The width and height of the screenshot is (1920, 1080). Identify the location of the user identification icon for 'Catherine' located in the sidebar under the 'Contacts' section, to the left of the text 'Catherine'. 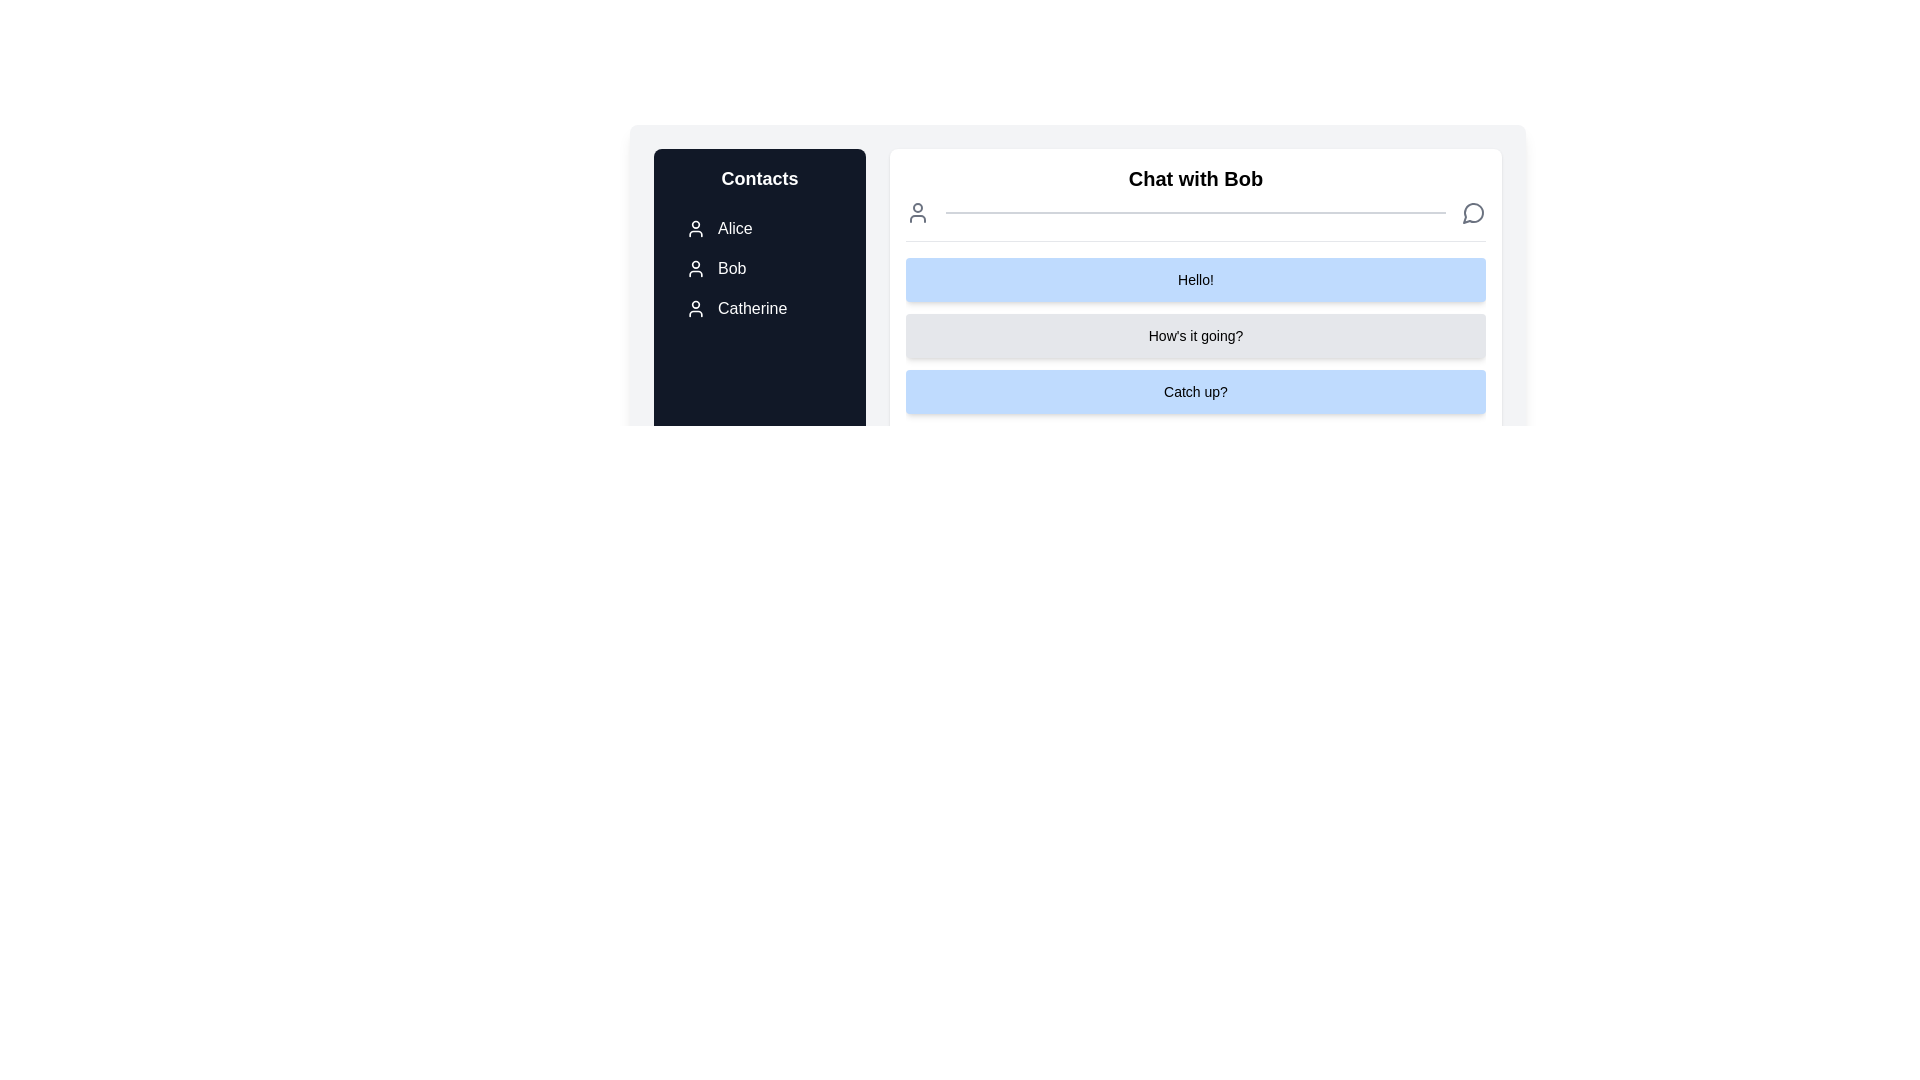
(696, 308).